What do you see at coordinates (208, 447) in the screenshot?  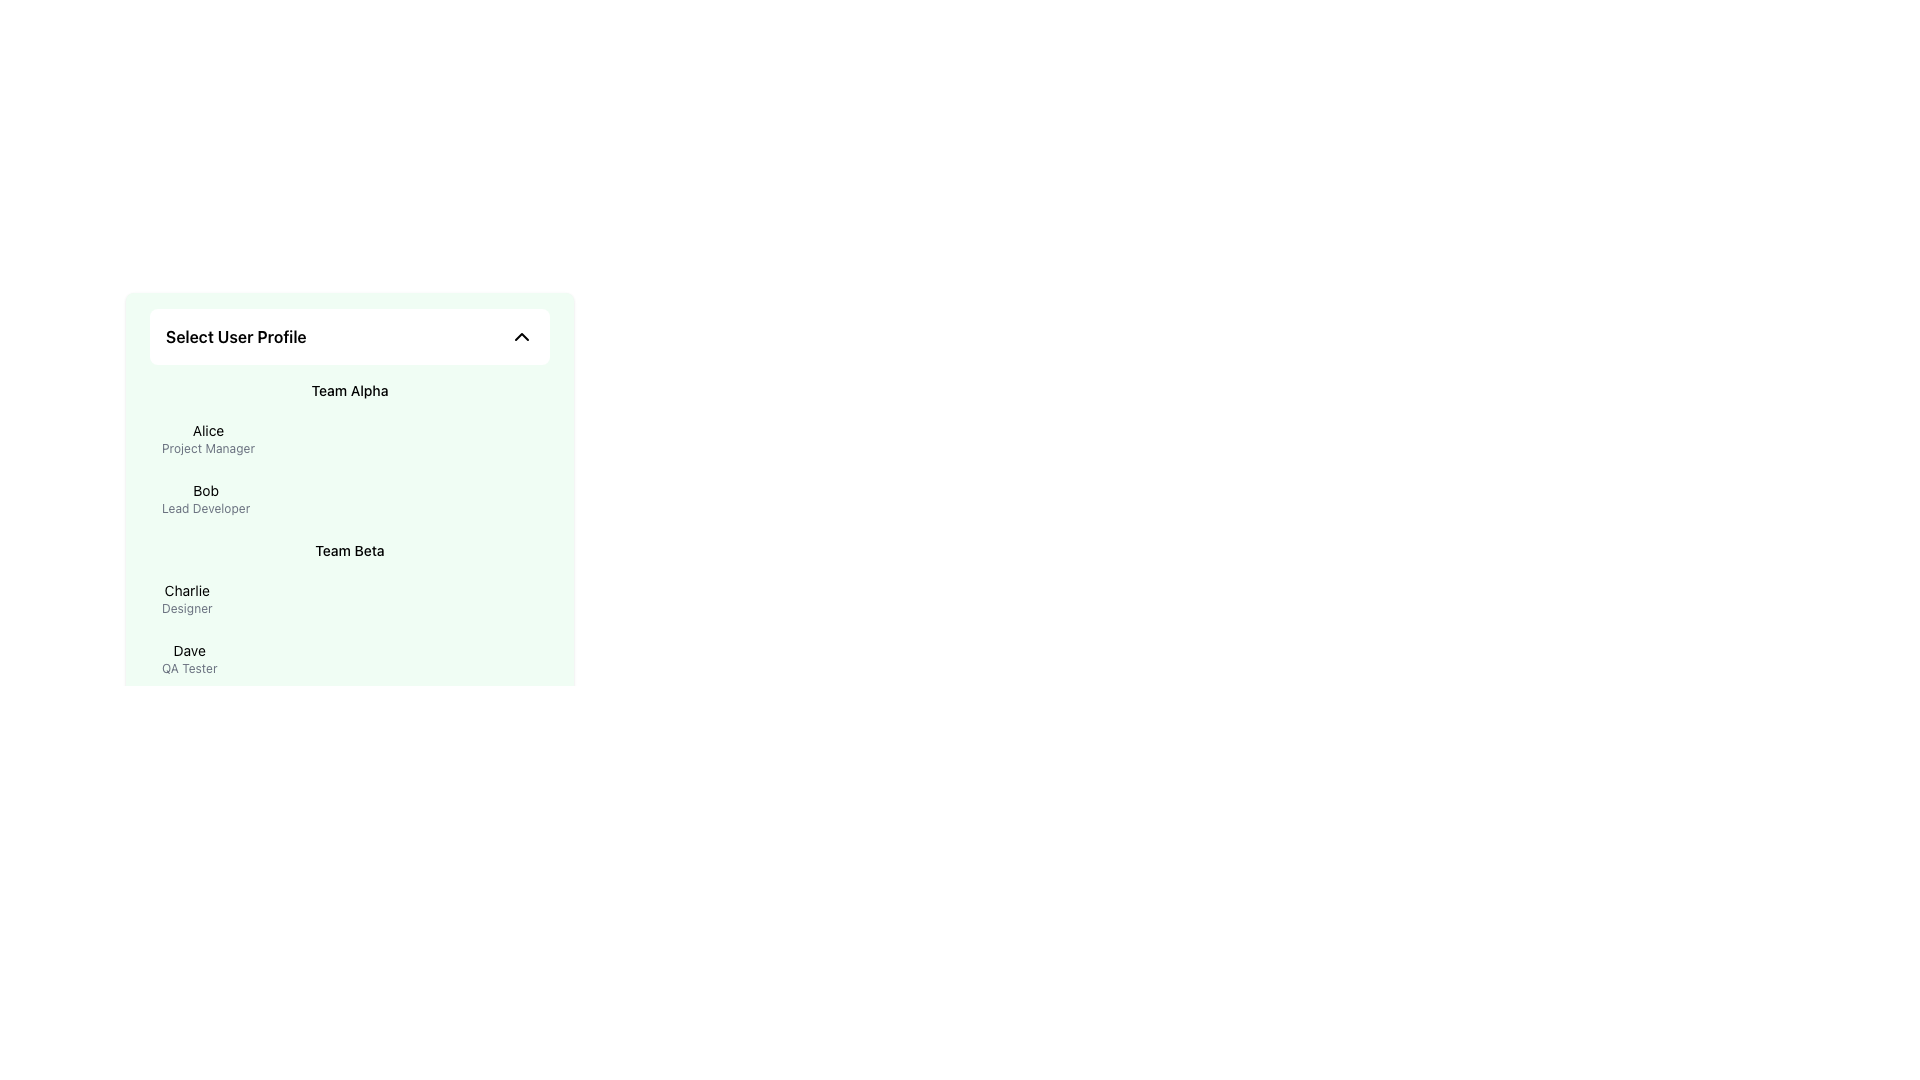 I see `the informational text label indicating the job title of user 'Alice' located under the name 'Alice' in the 'Team Alpha' section of the user profile selection interface` at bounding box center [208, 447].